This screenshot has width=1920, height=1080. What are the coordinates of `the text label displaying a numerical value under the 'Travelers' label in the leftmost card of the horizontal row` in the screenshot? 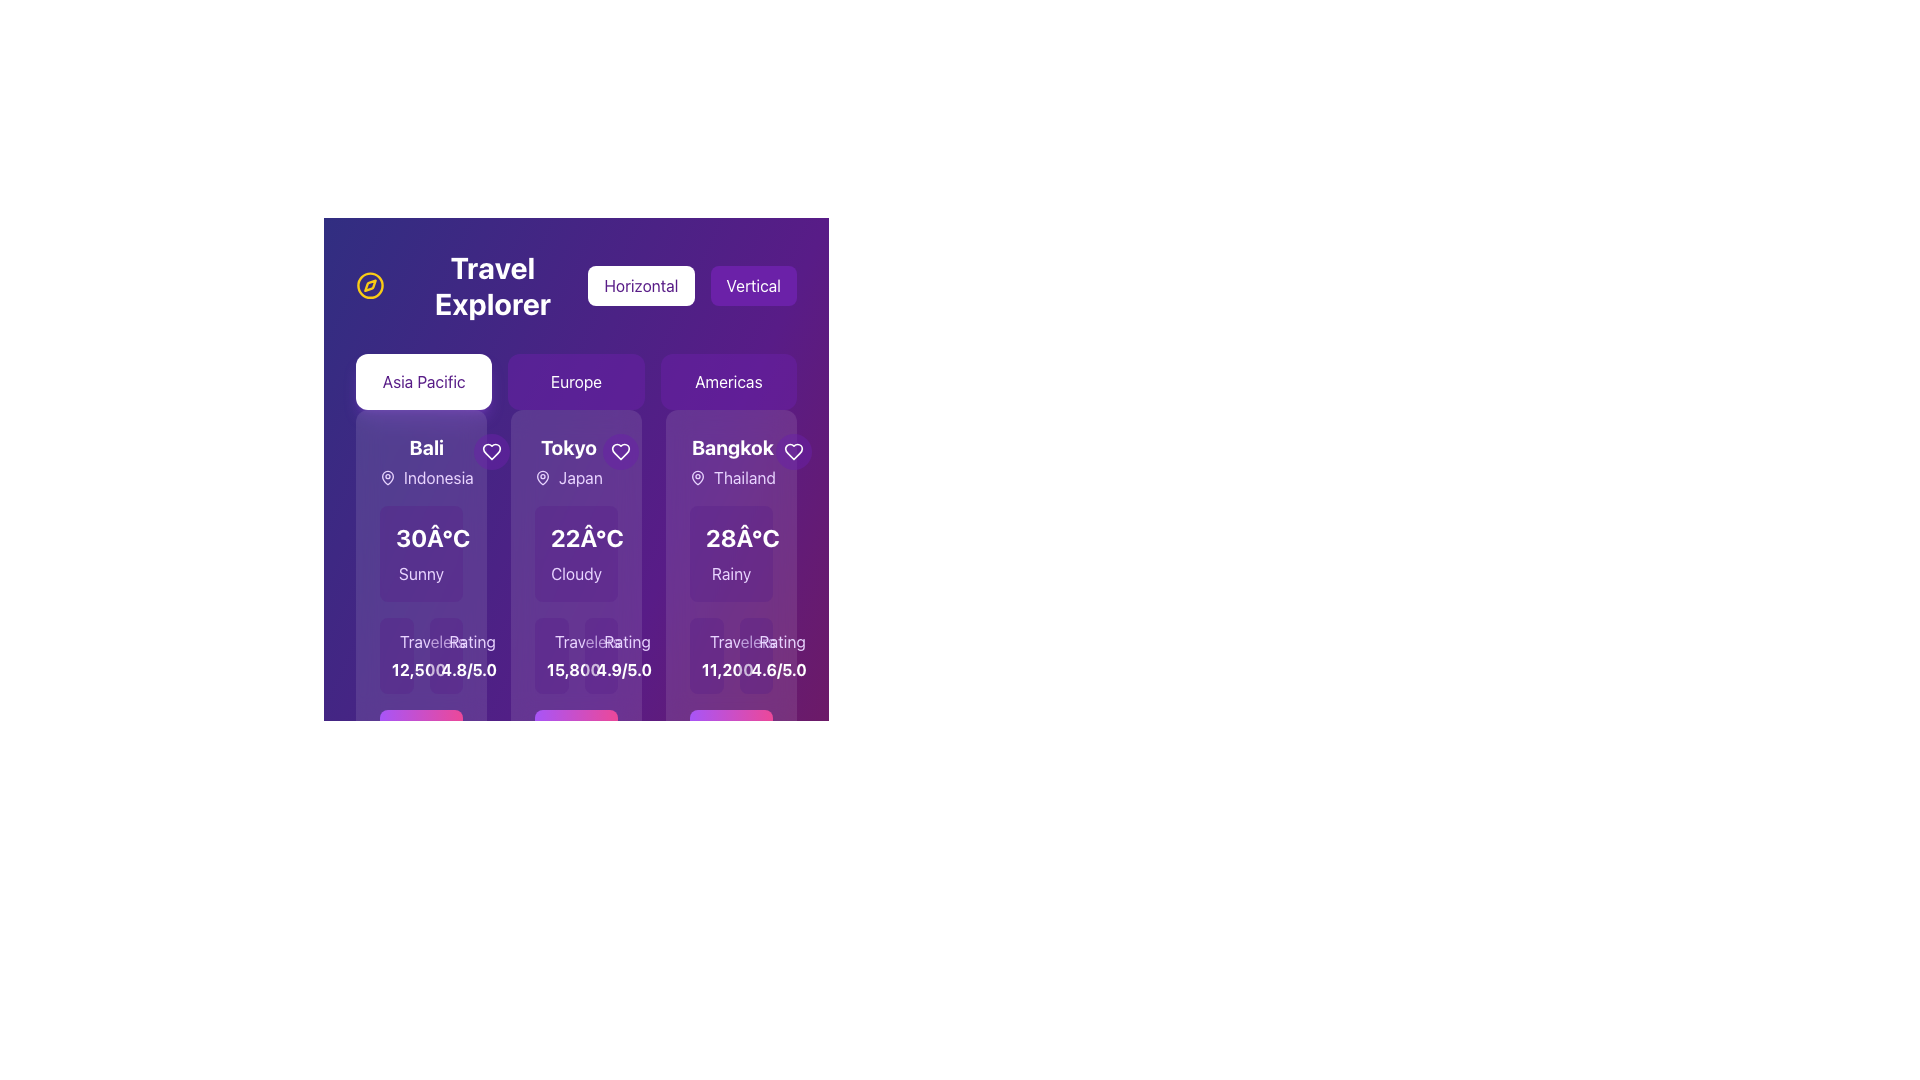 It's located at (396, 670).